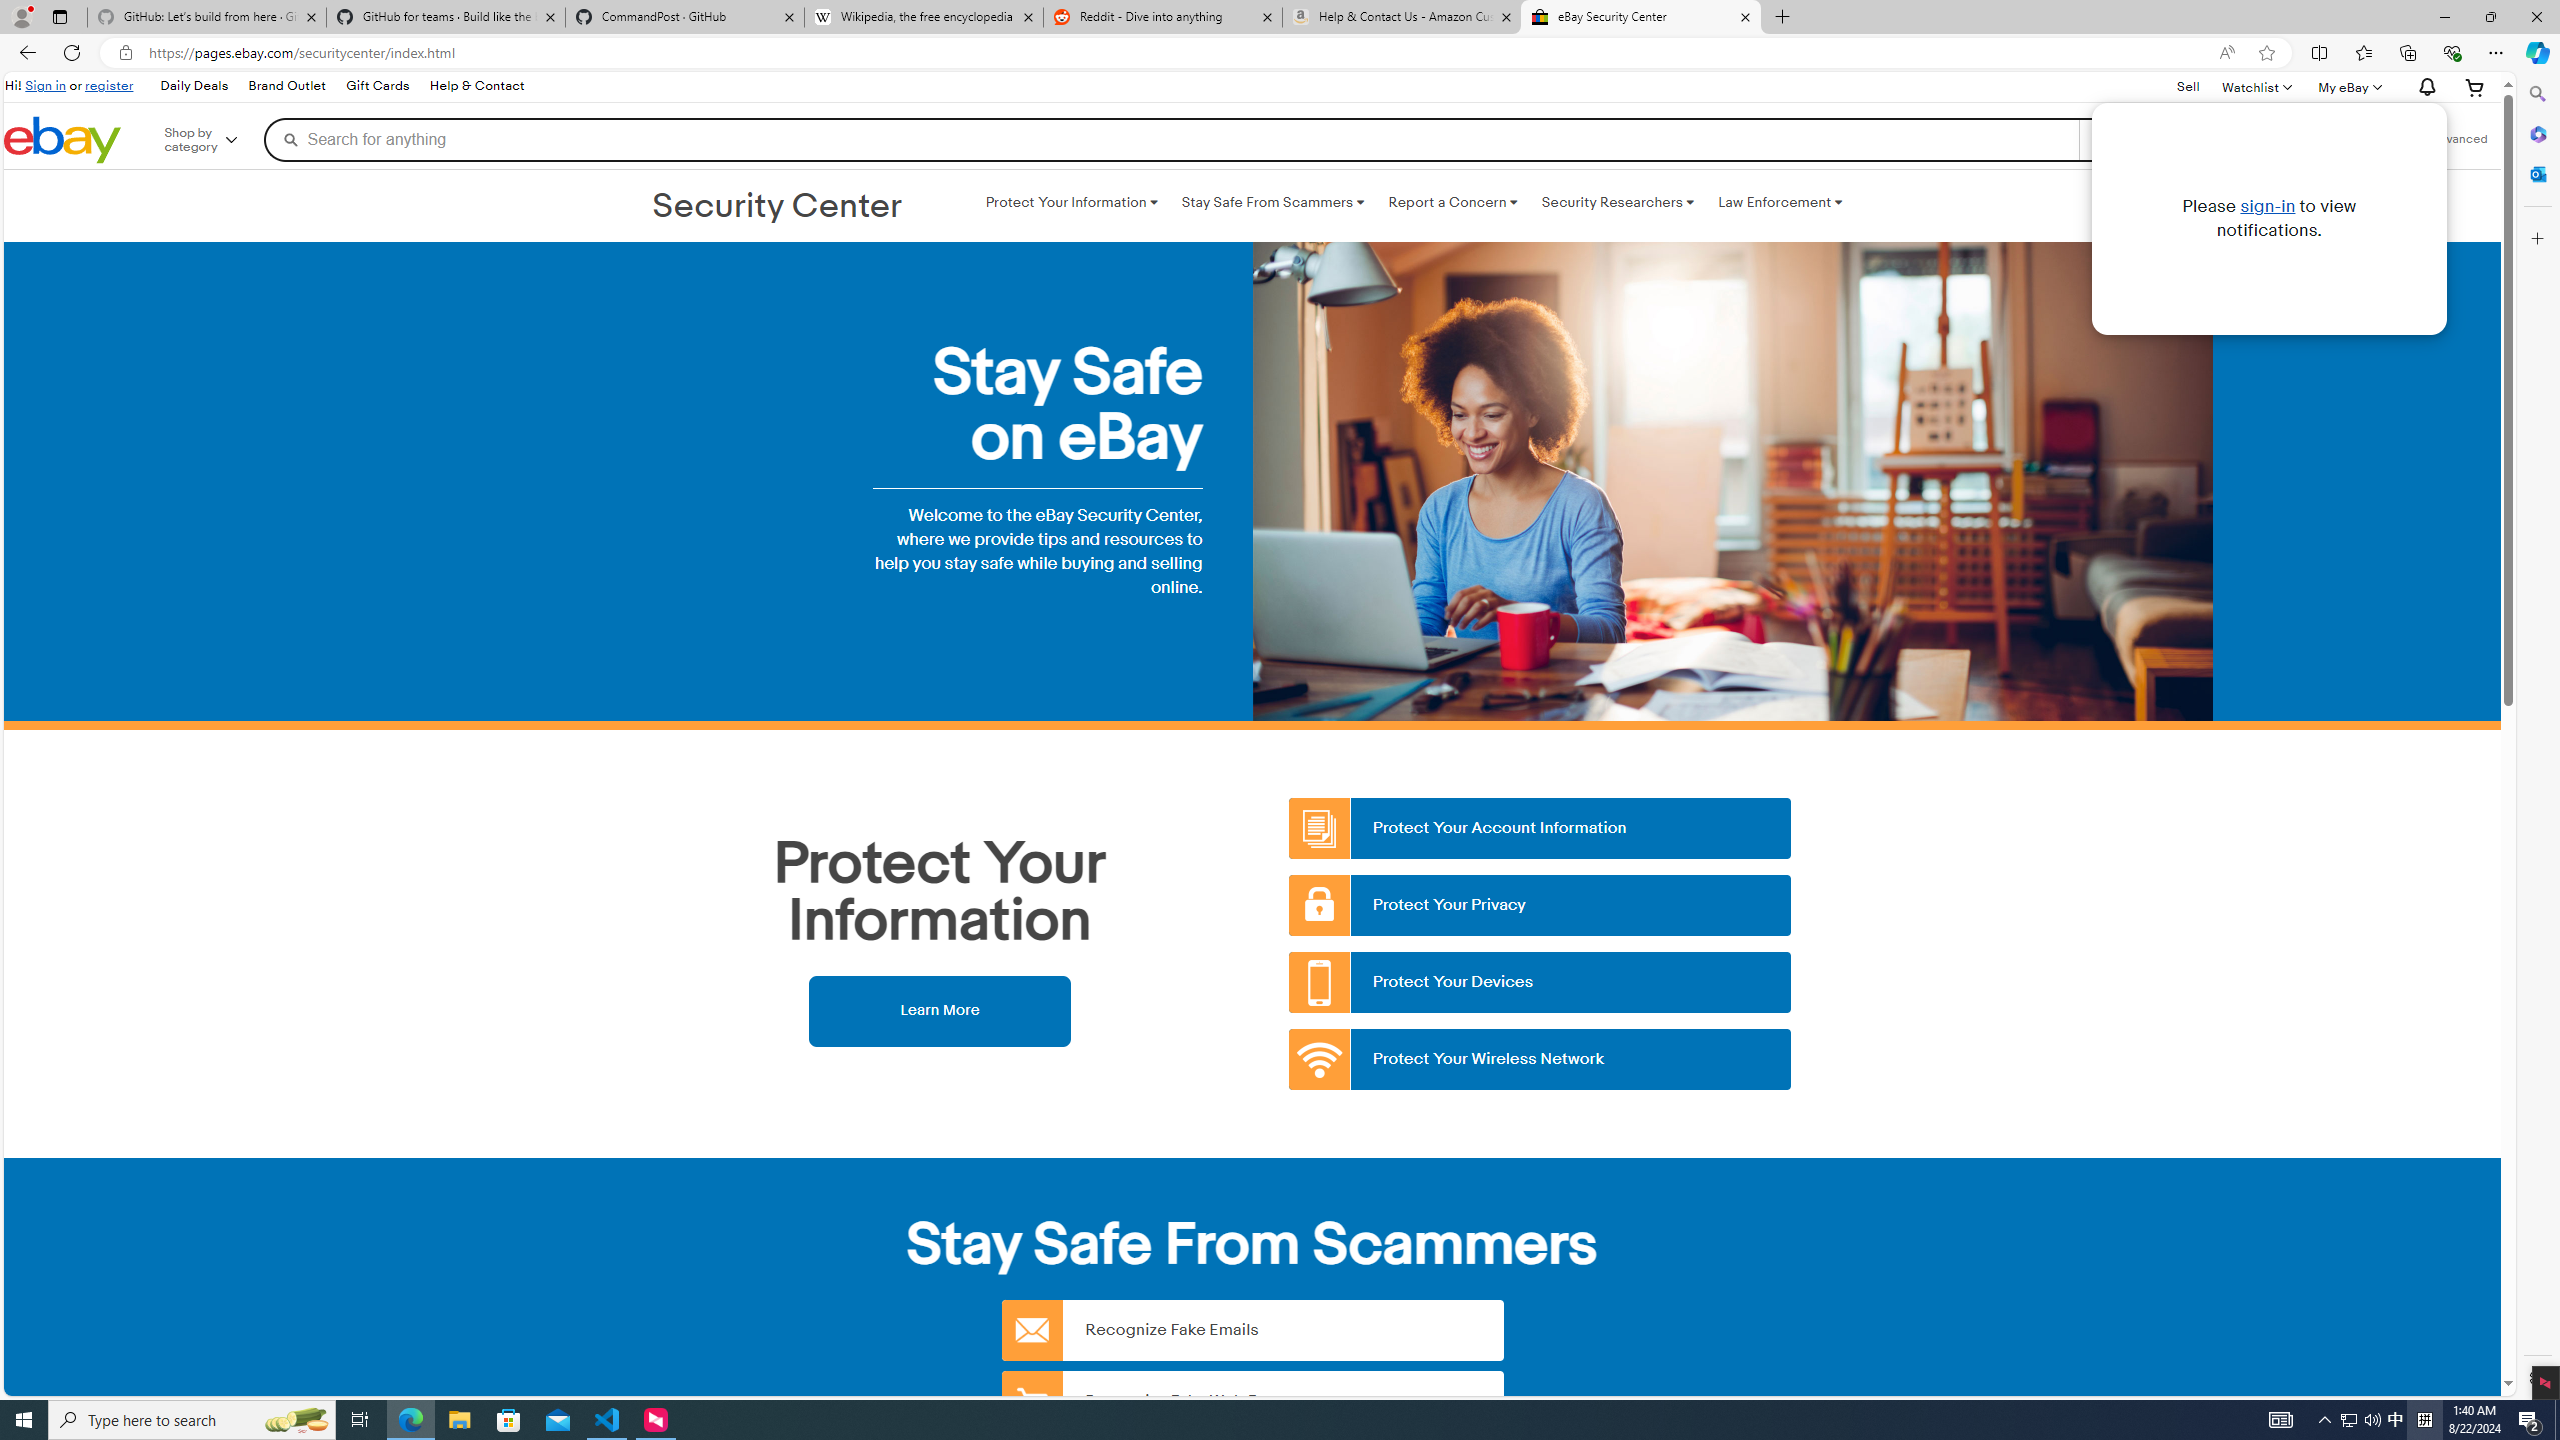 Image resolution: width=2560 pixels, height=1440 pixels. What do you see at coordinates (938, 1010) in the screenshot?
I see `'Learn More'` at bounding box center [938, 1010].